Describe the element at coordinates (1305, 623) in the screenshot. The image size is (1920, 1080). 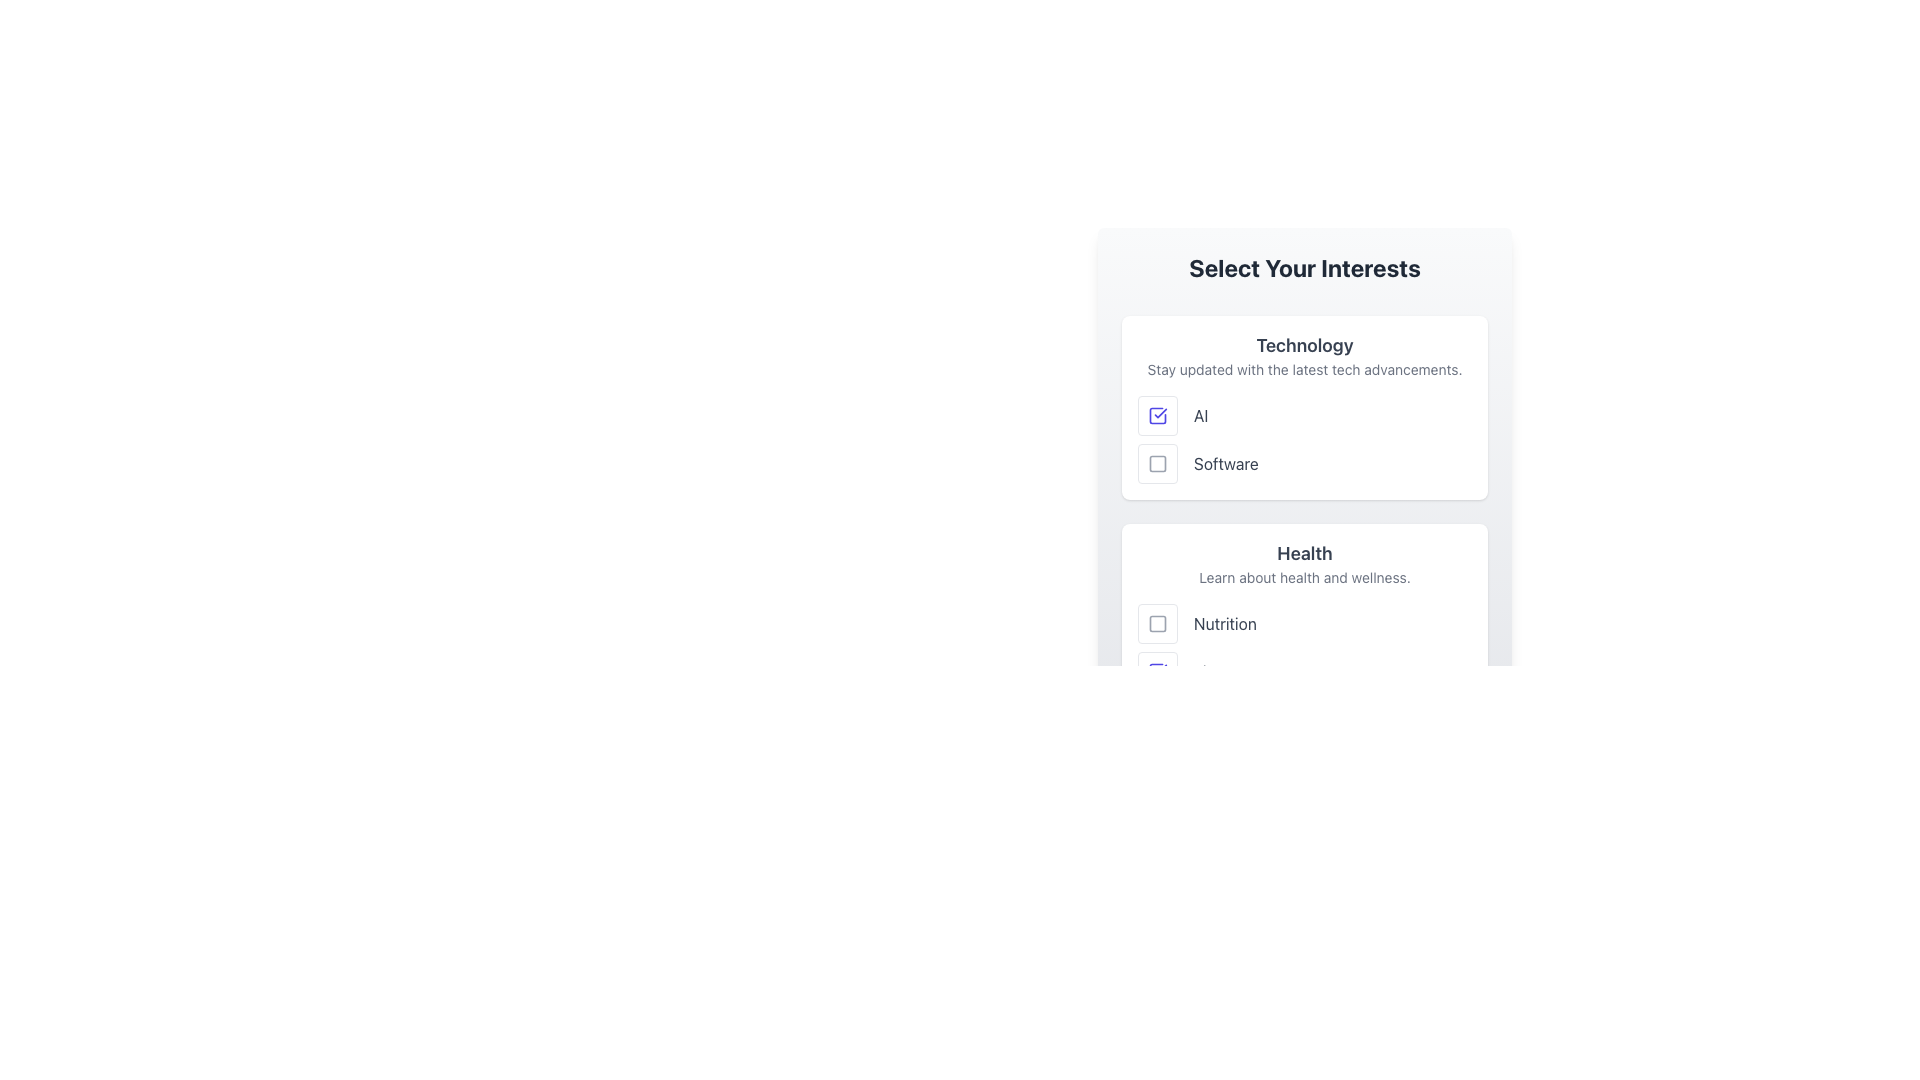
I see `keyboard navigation` at that location.